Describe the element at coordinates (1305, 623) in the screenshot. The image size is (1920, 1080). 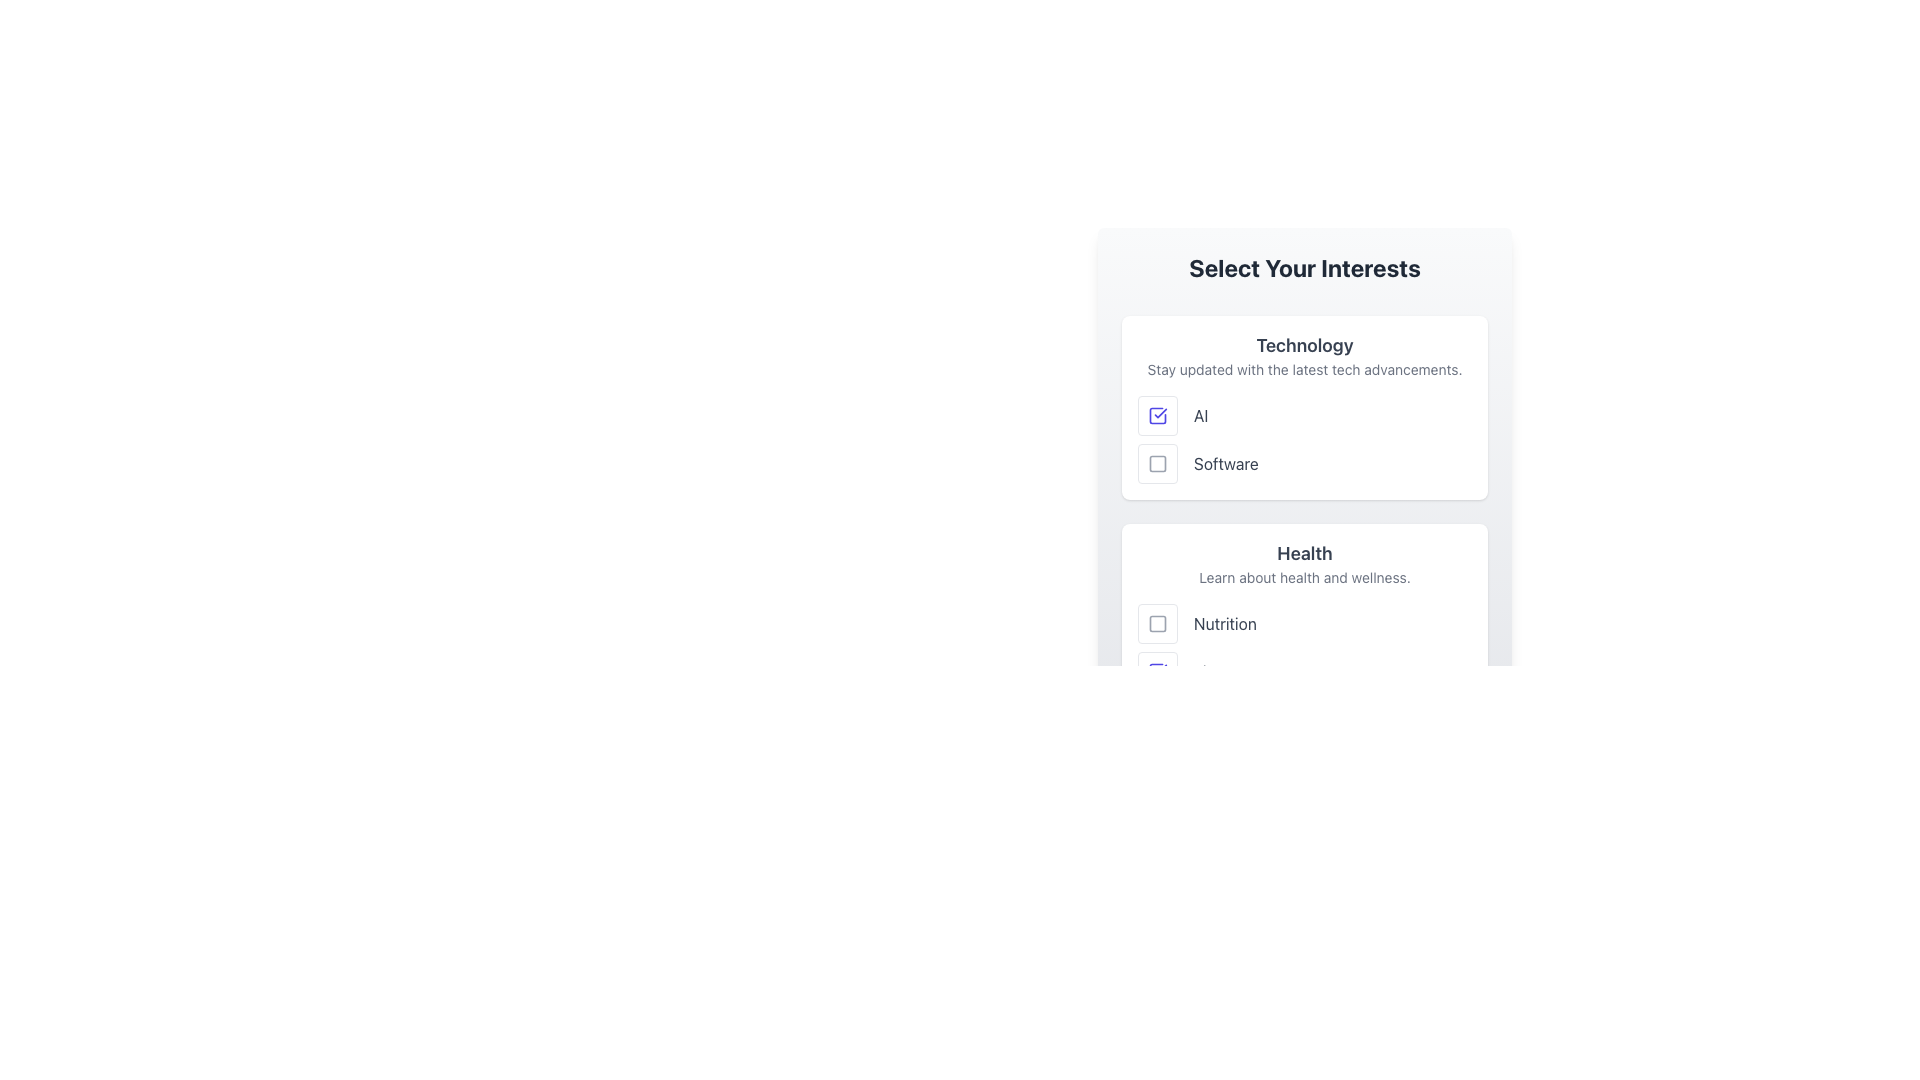
I see `keyboard navigation` at that location.